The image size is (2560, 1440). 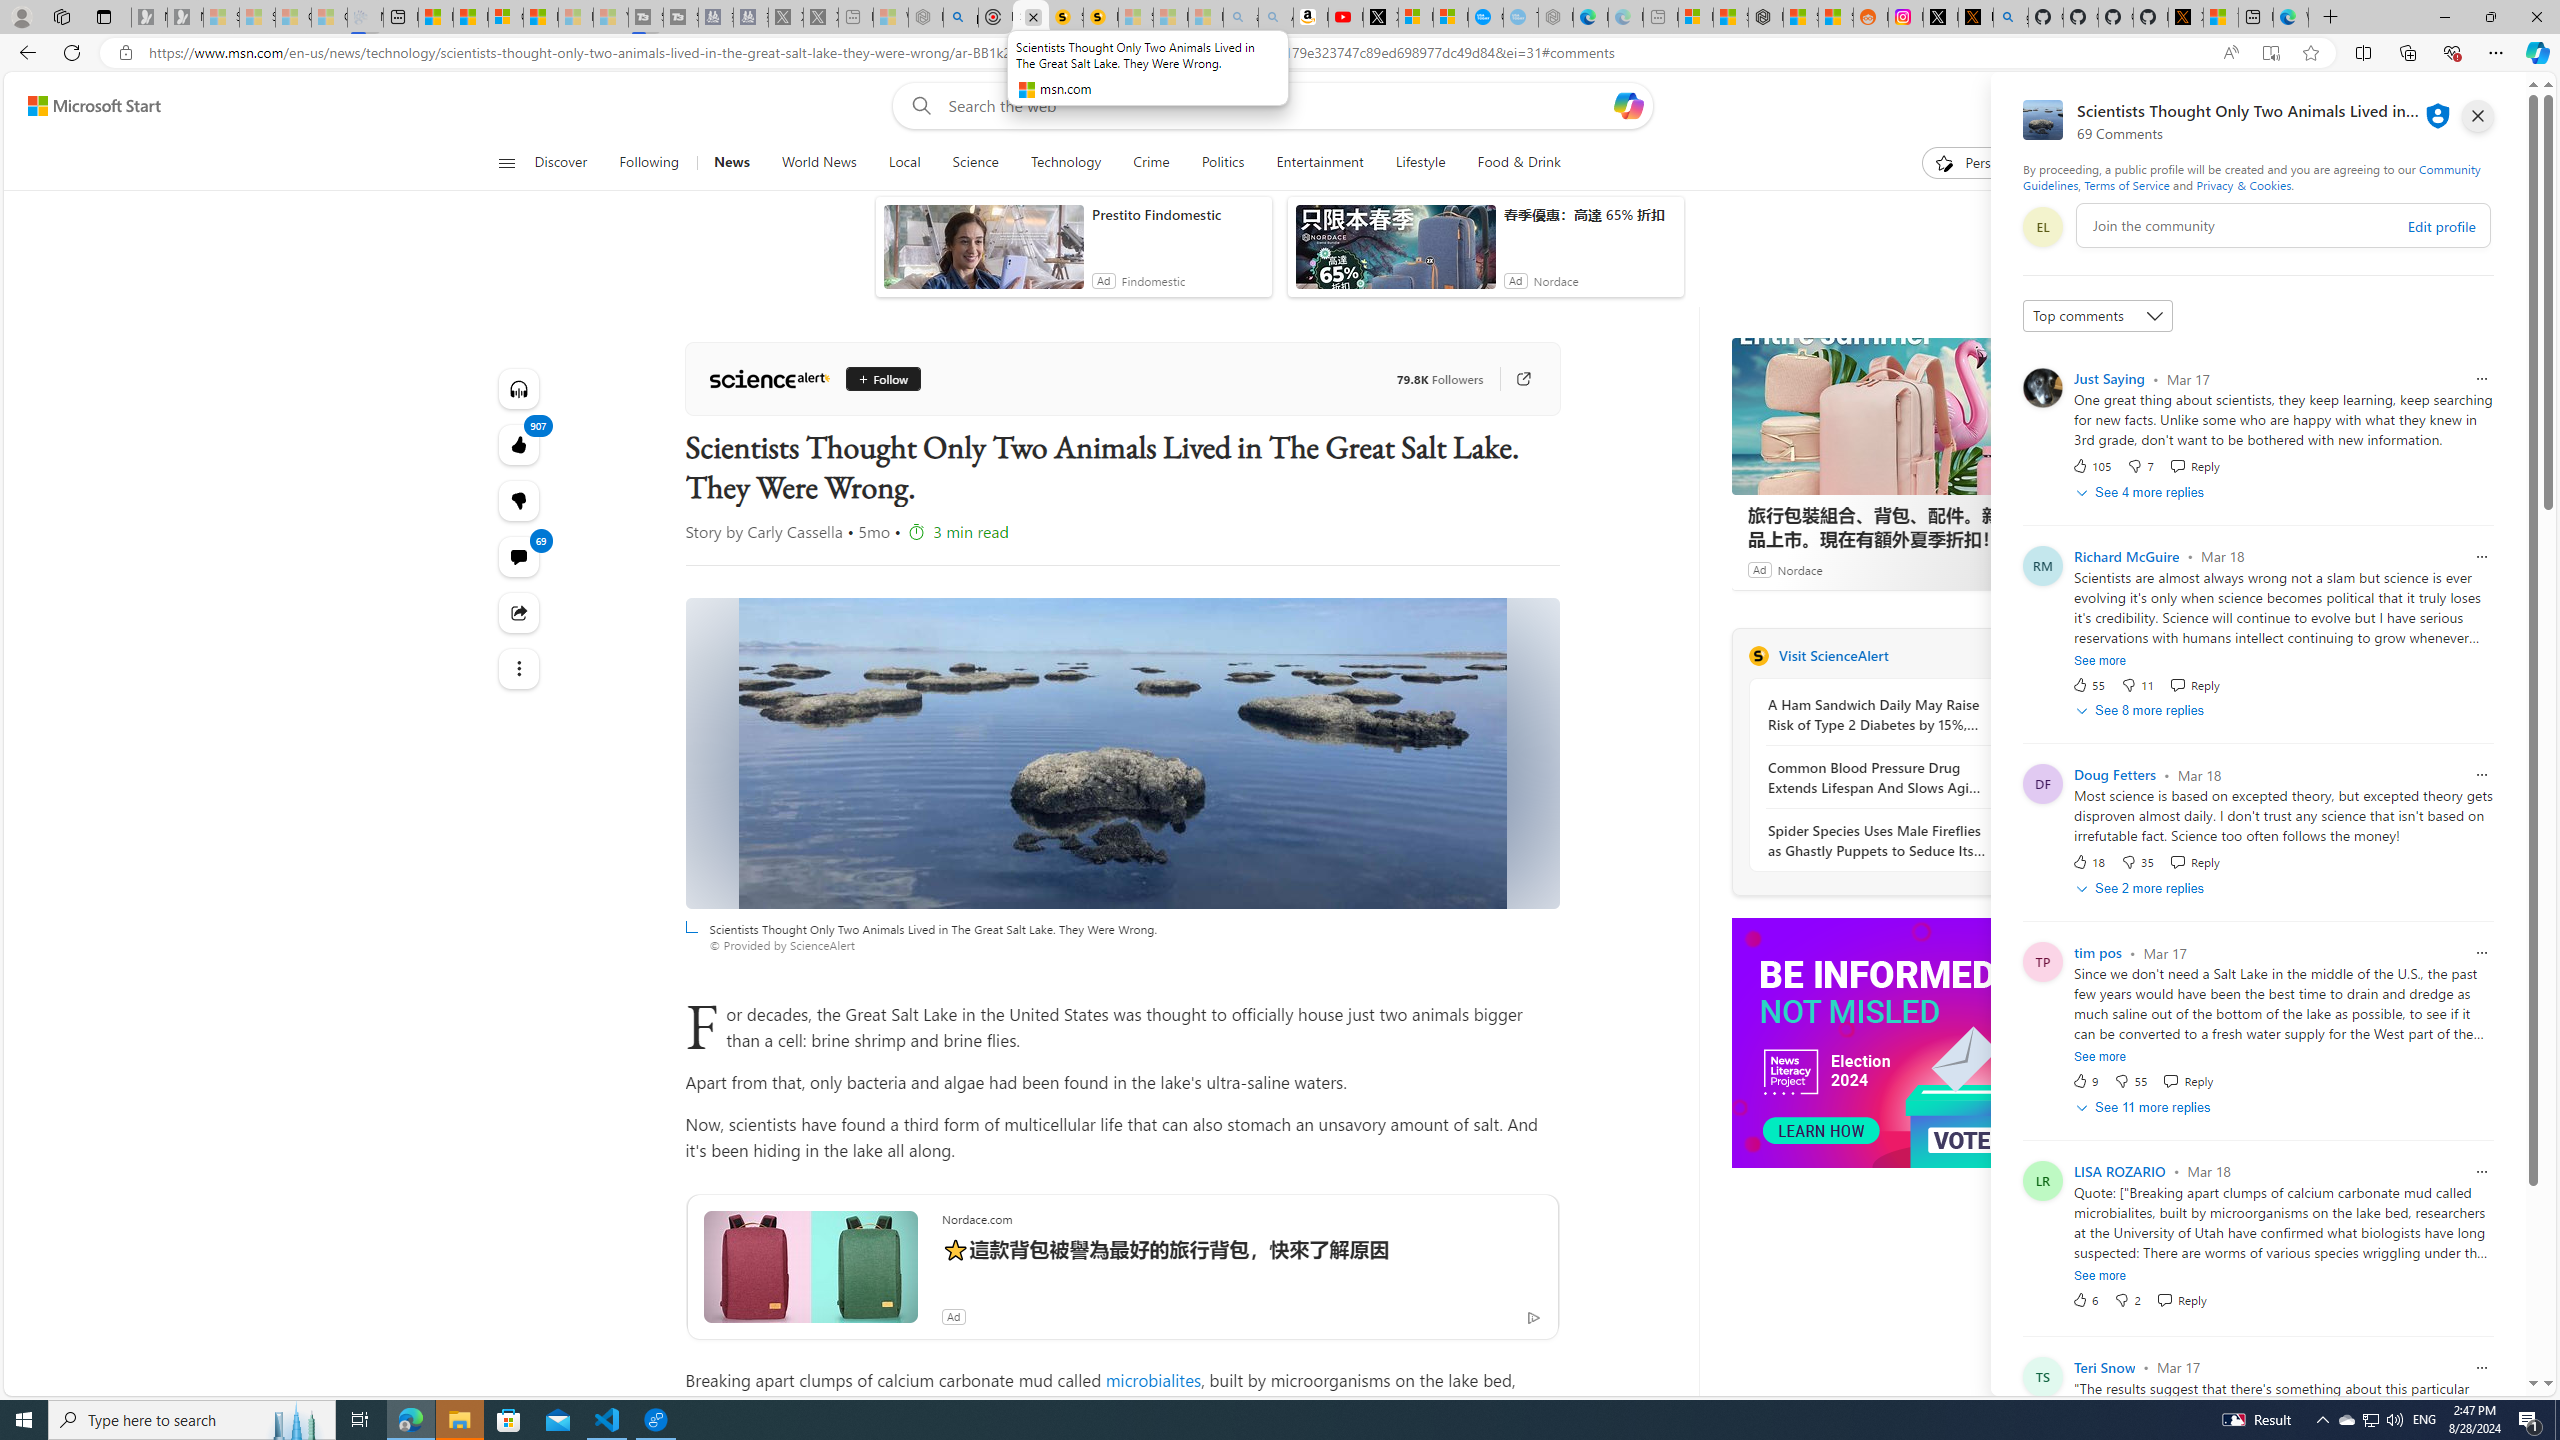 What do you see at coordinates (974, 162) in the screenshot?
I see `'Science'` at bounding box center [974, 162].